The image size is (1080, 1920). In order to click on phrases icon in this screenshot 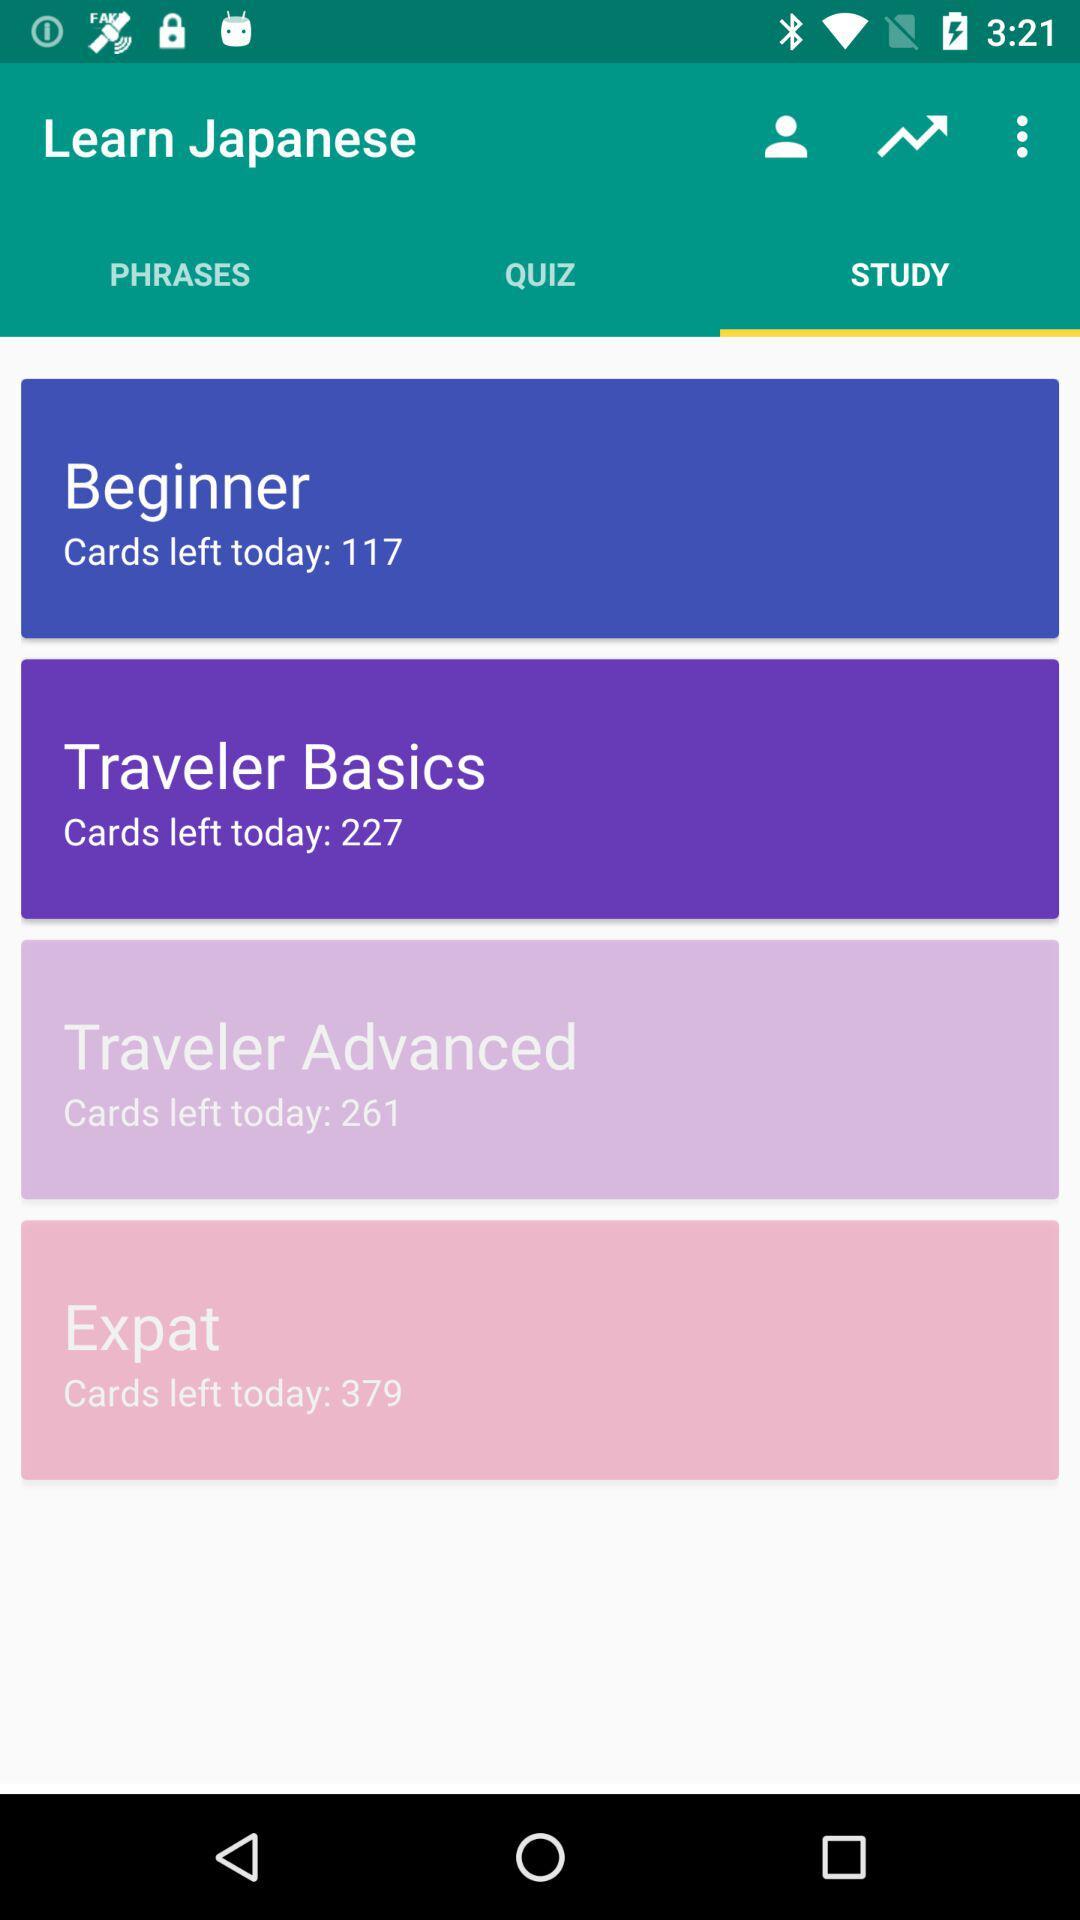, I will do `click(180, 272)`.